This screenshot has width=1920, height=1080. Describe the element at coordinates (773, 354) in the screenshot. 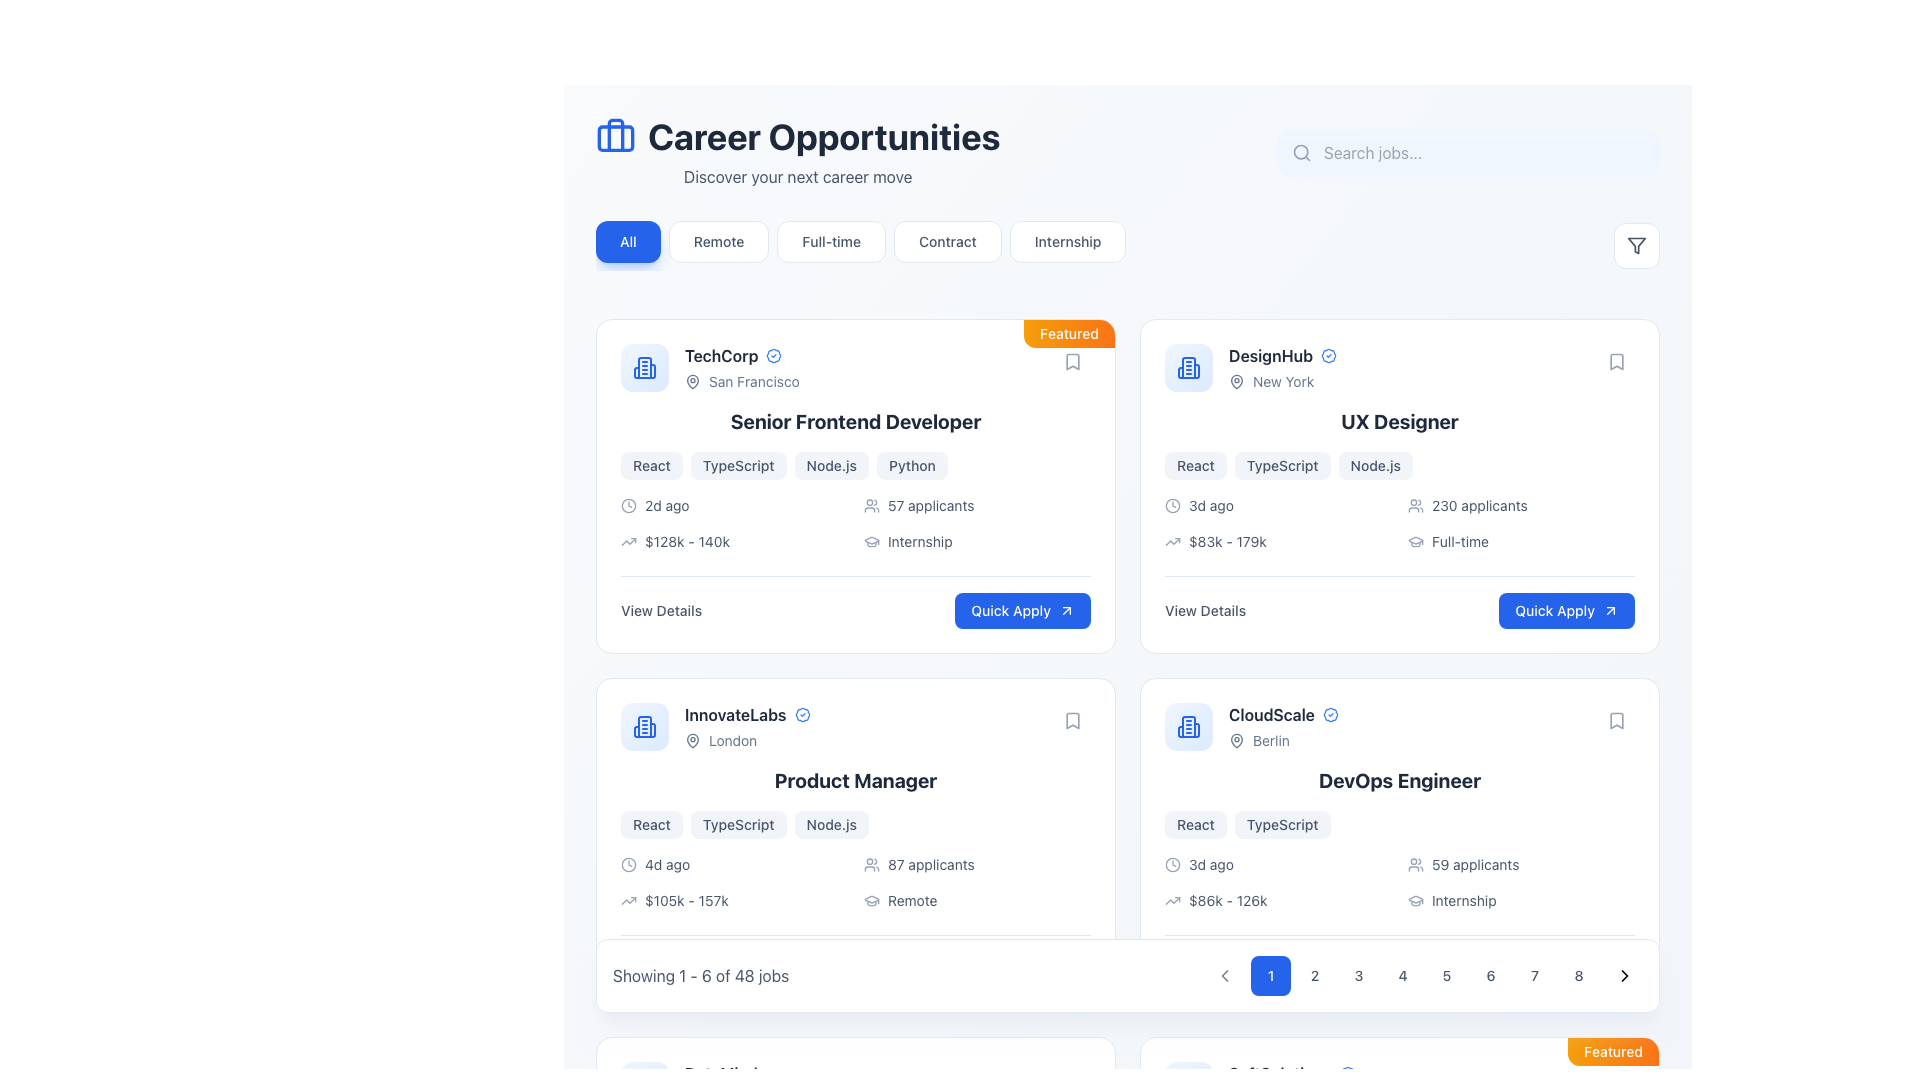

I see `the circular visual embellishment within the badge icon located in the top-left corner of the job card labeled 'TechCorp'` at that location.